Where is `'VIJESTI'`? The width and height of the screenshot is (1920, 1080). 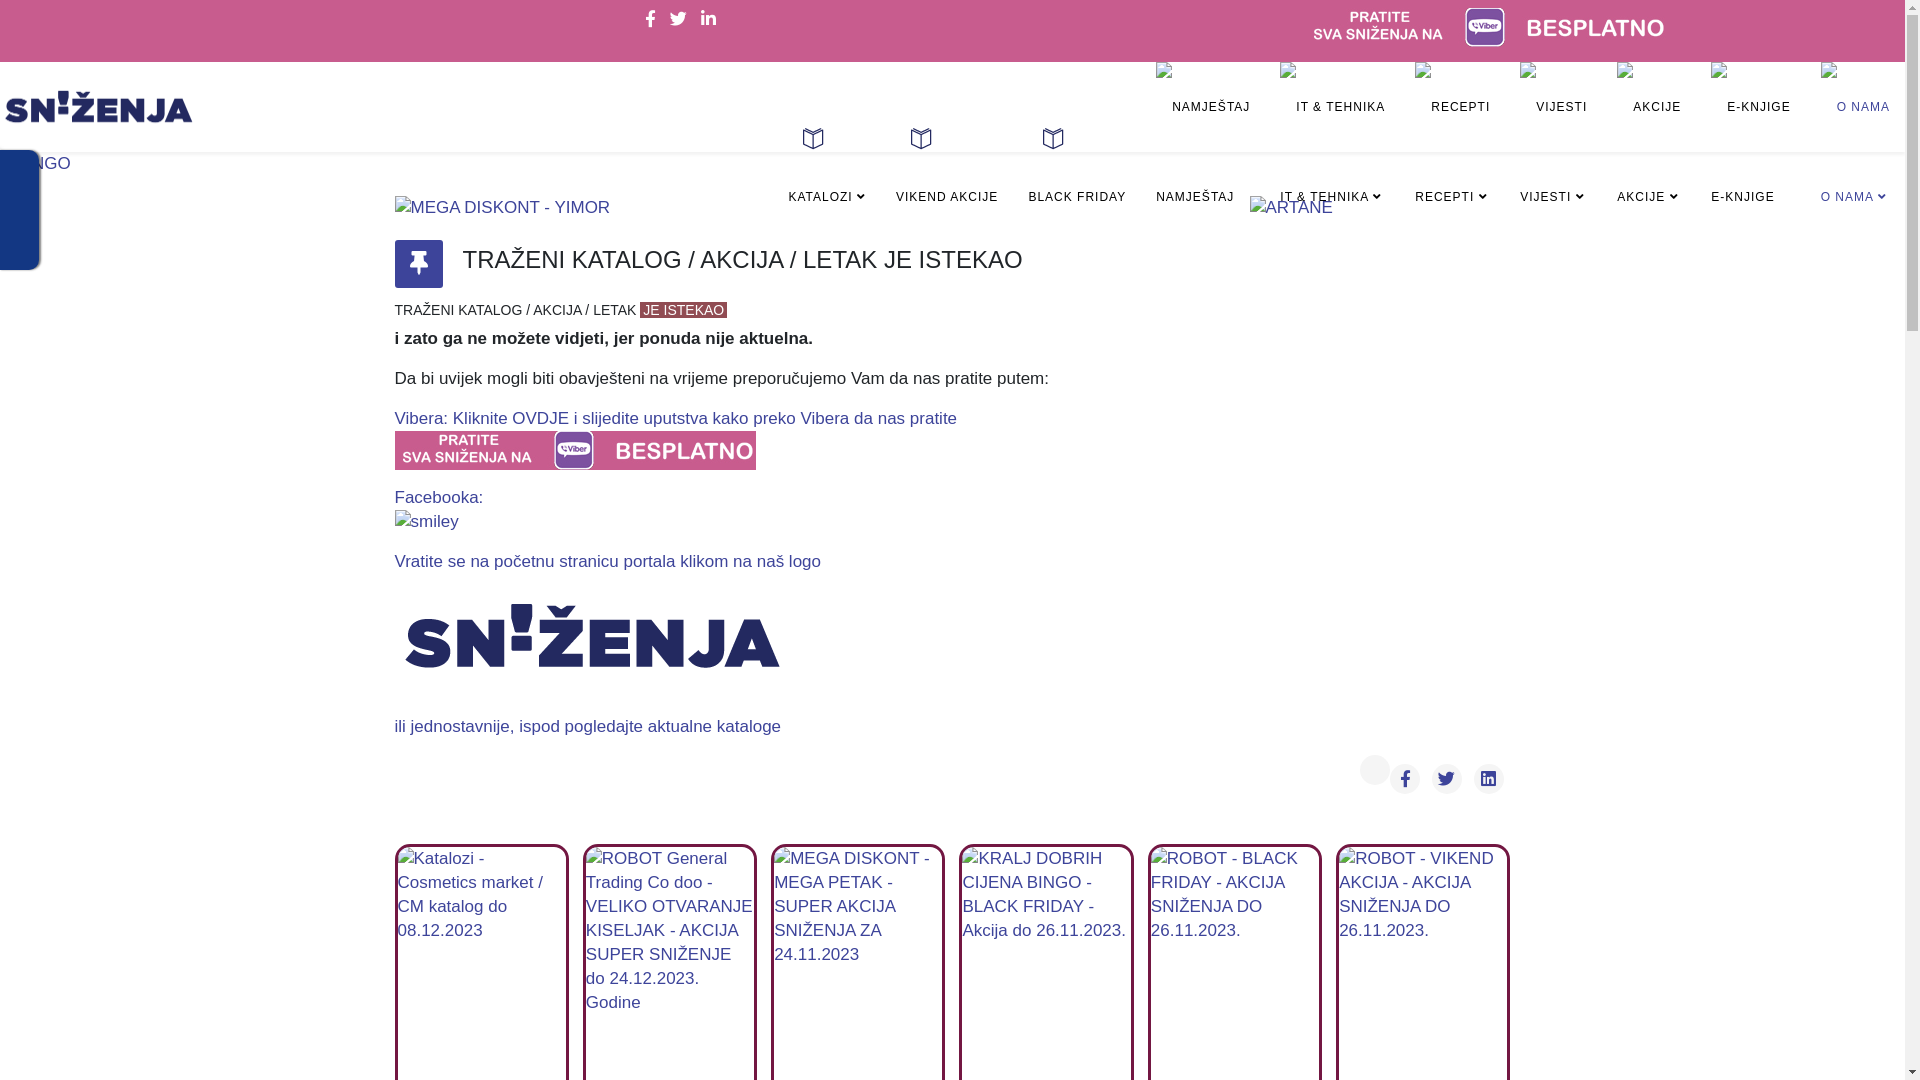
'VIJESTI' is located at coordinates (1552, 150).